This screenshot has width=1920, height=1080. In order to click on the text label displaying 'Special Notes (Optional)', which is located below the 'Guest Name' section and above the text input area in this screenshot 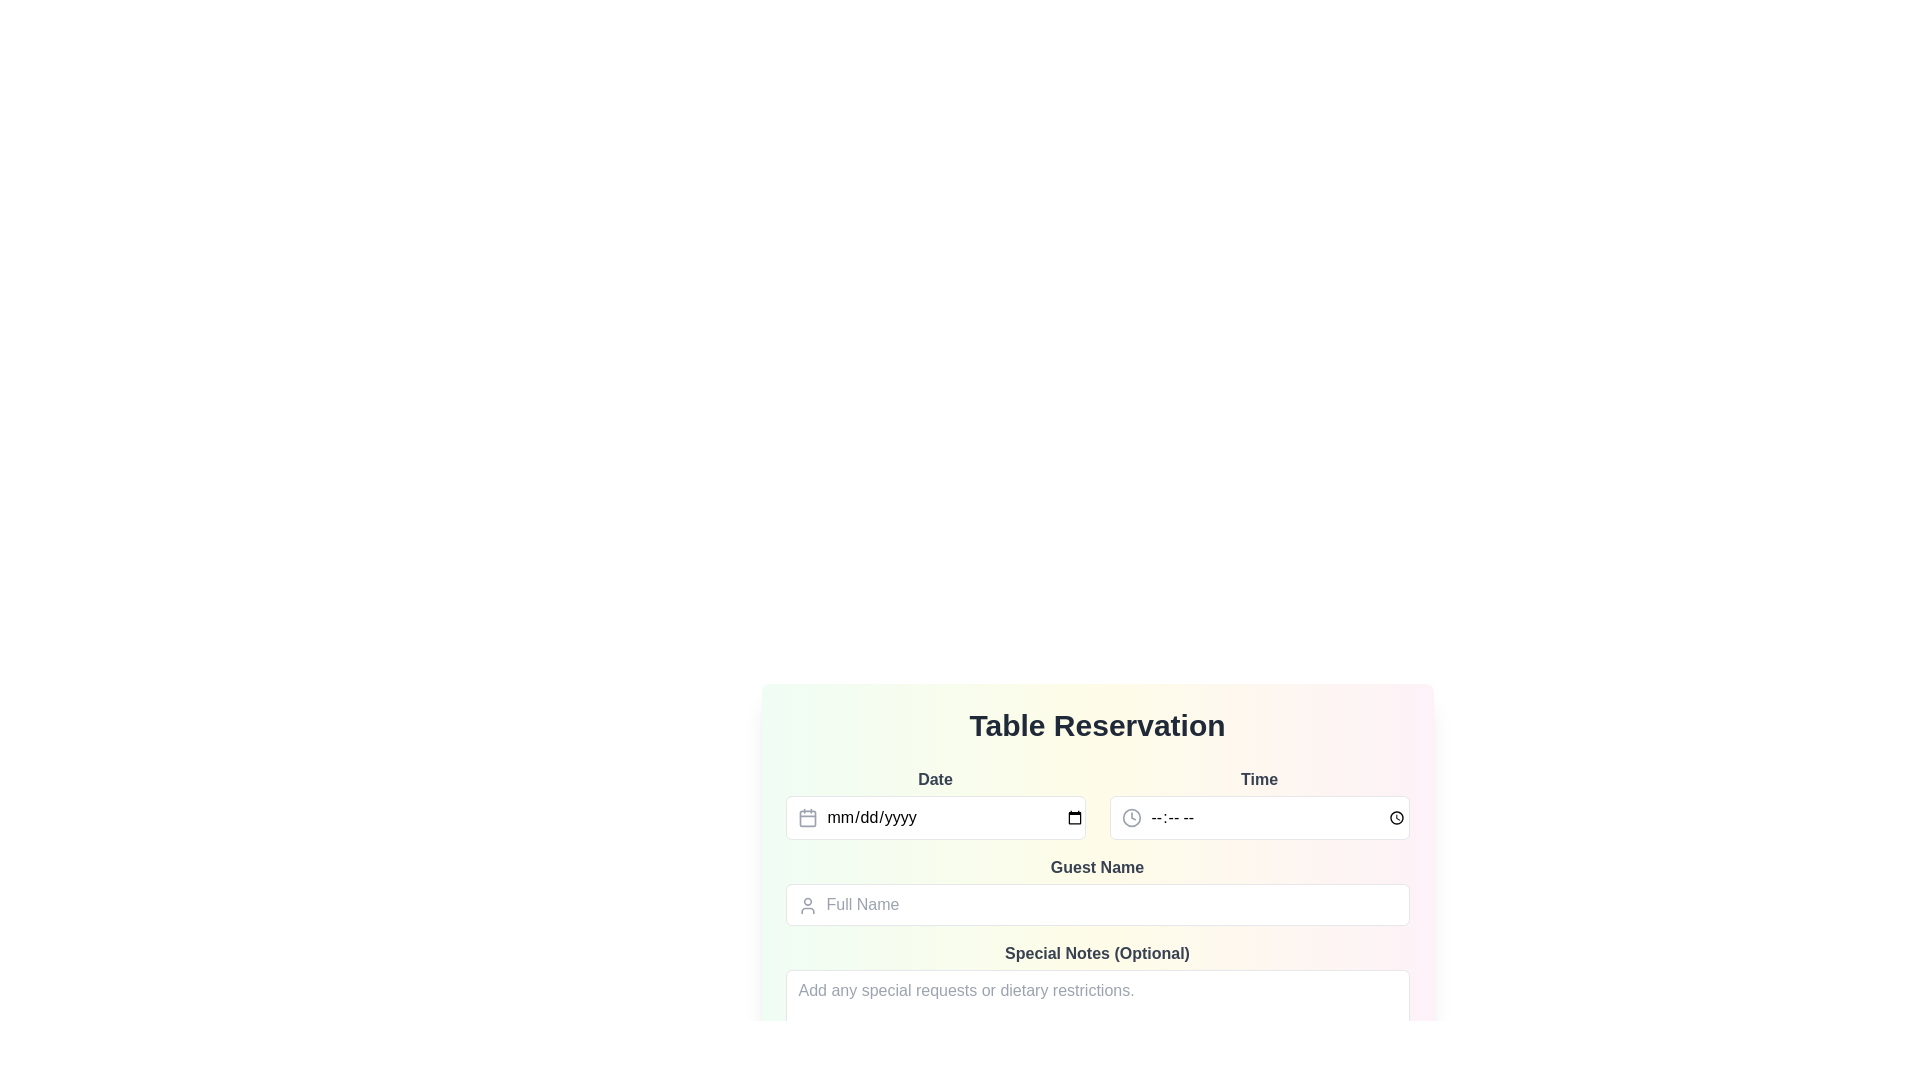, I will do `click(1096, 952)`.